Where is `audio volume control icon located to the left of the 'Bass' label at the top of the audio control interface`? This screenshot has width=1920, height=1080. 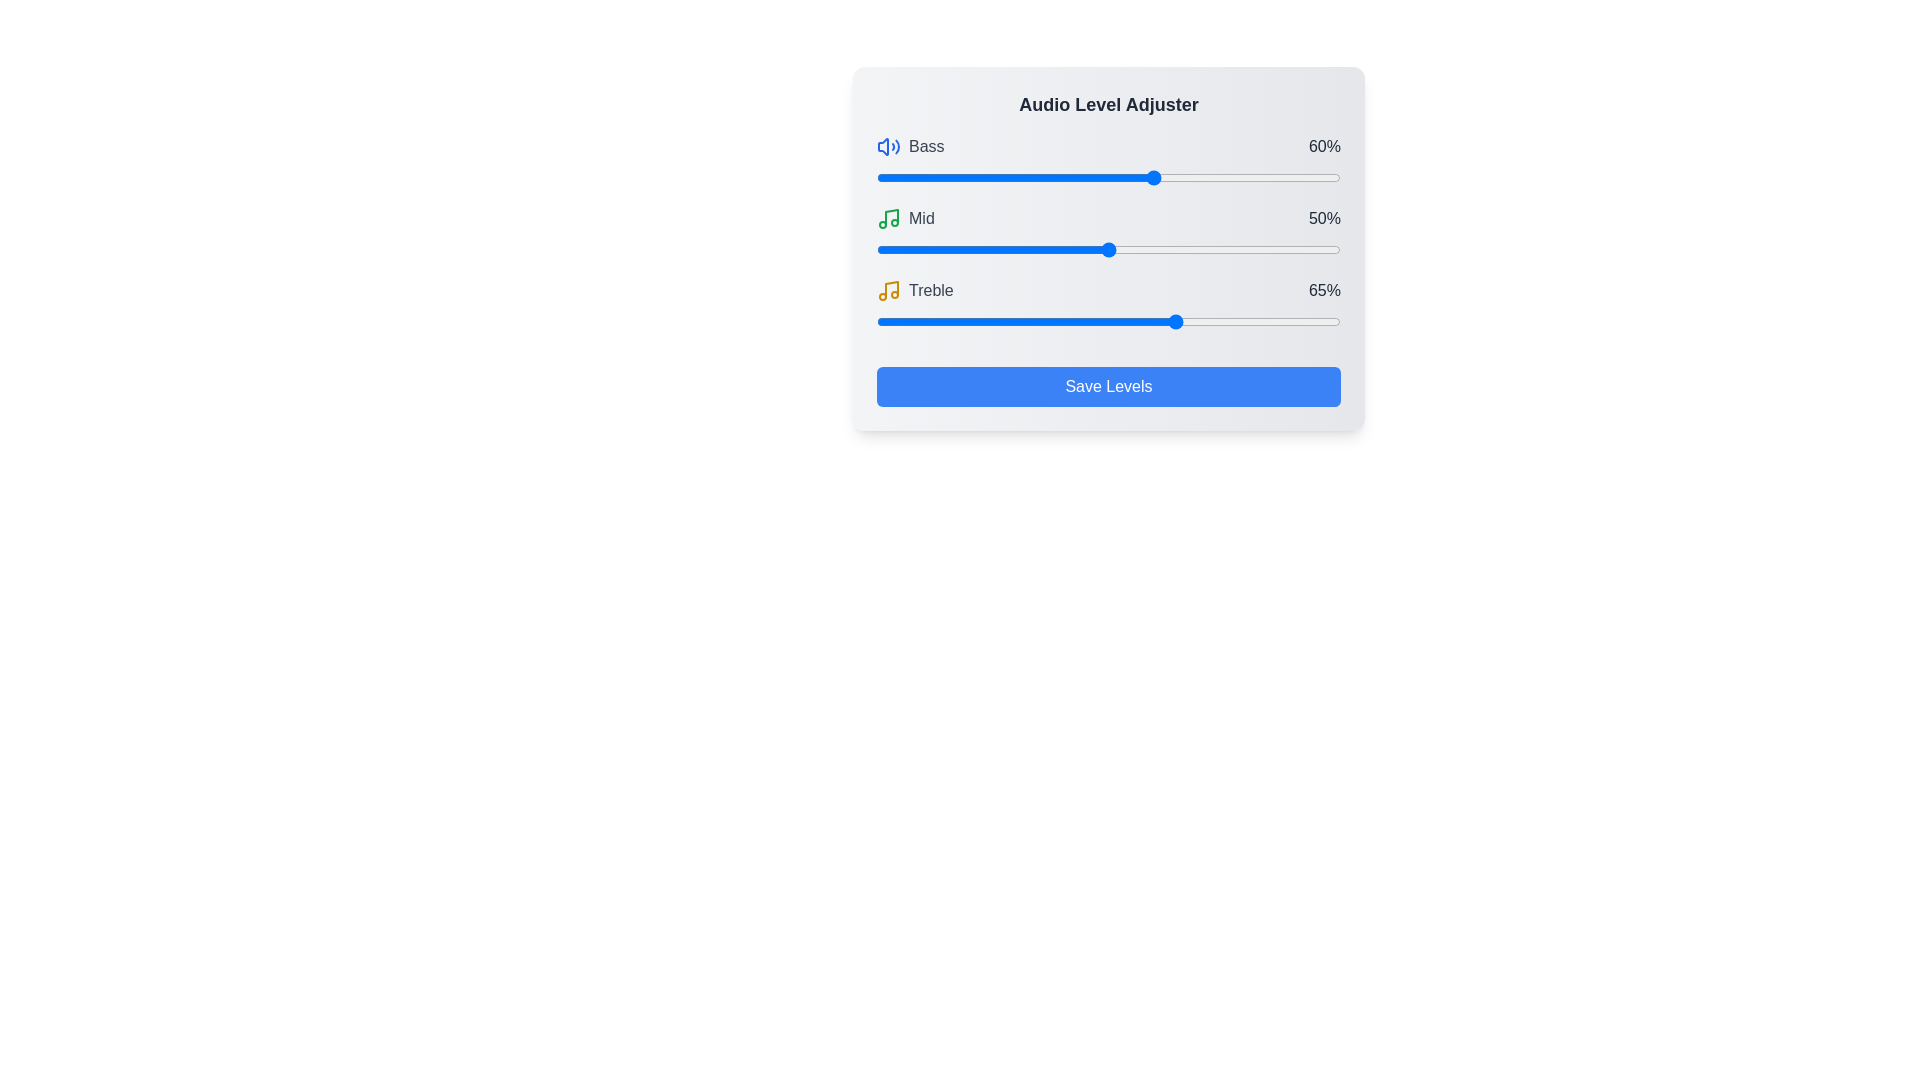
audio volume control icon located to the left of the 'Bass' label at the top of the audio control interface is located at coordinates (887, 145).